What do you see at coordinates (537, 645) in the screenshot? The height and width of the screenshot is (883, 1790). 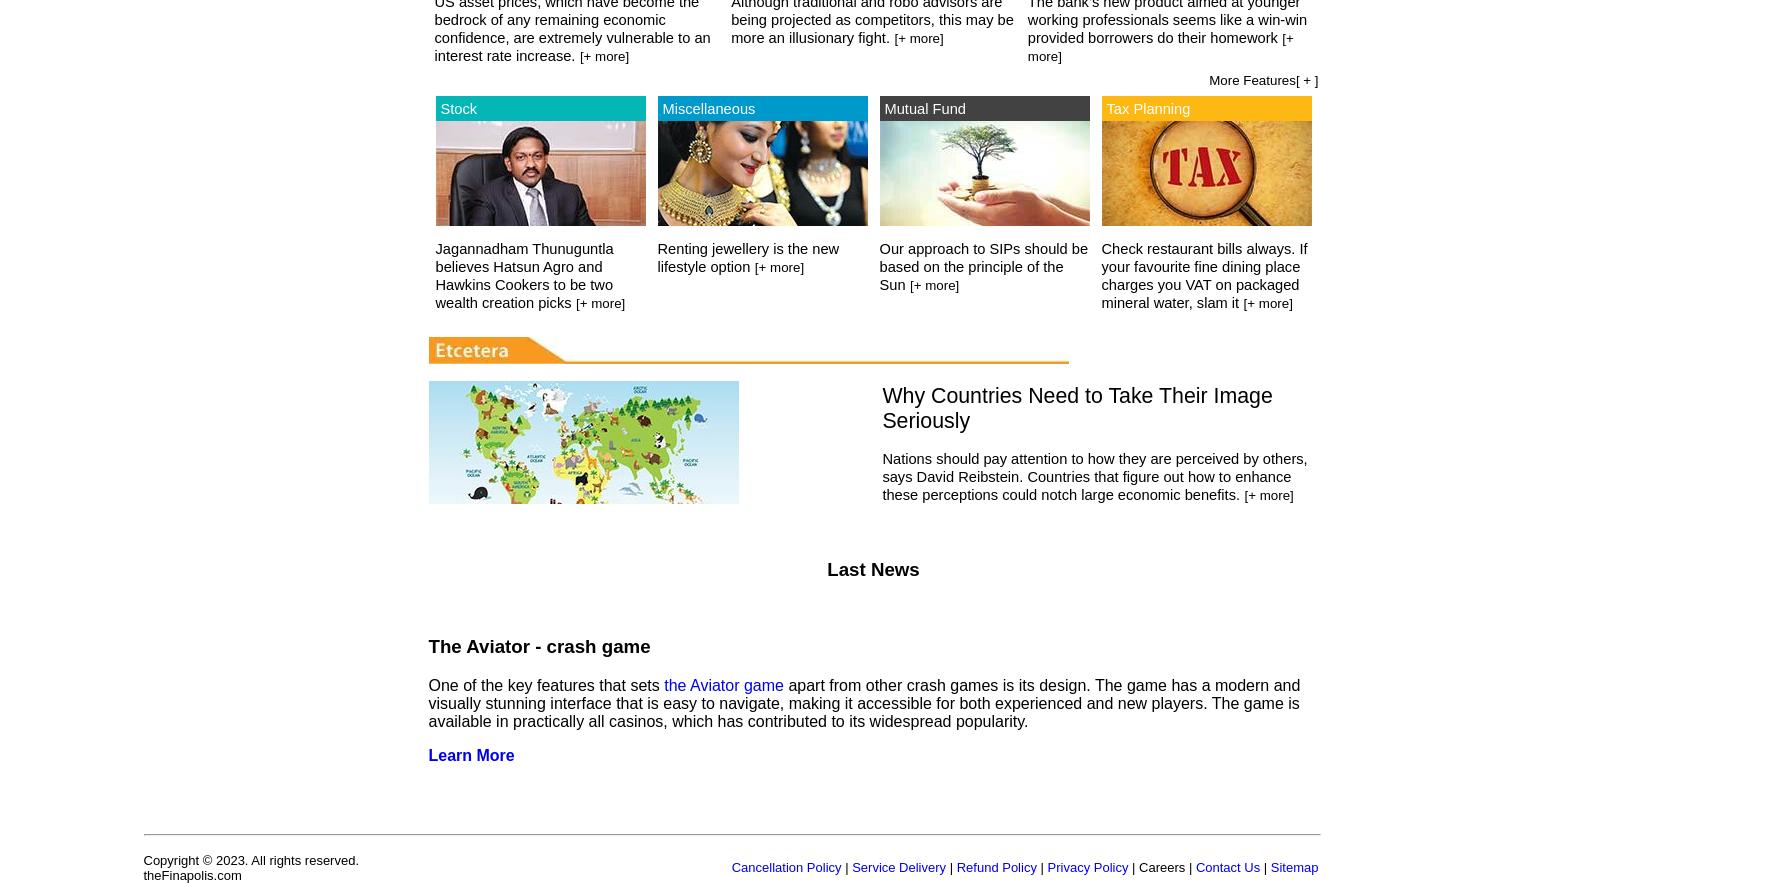 I see `'The Aviator - crash game'` at bounding box center [537, 645].